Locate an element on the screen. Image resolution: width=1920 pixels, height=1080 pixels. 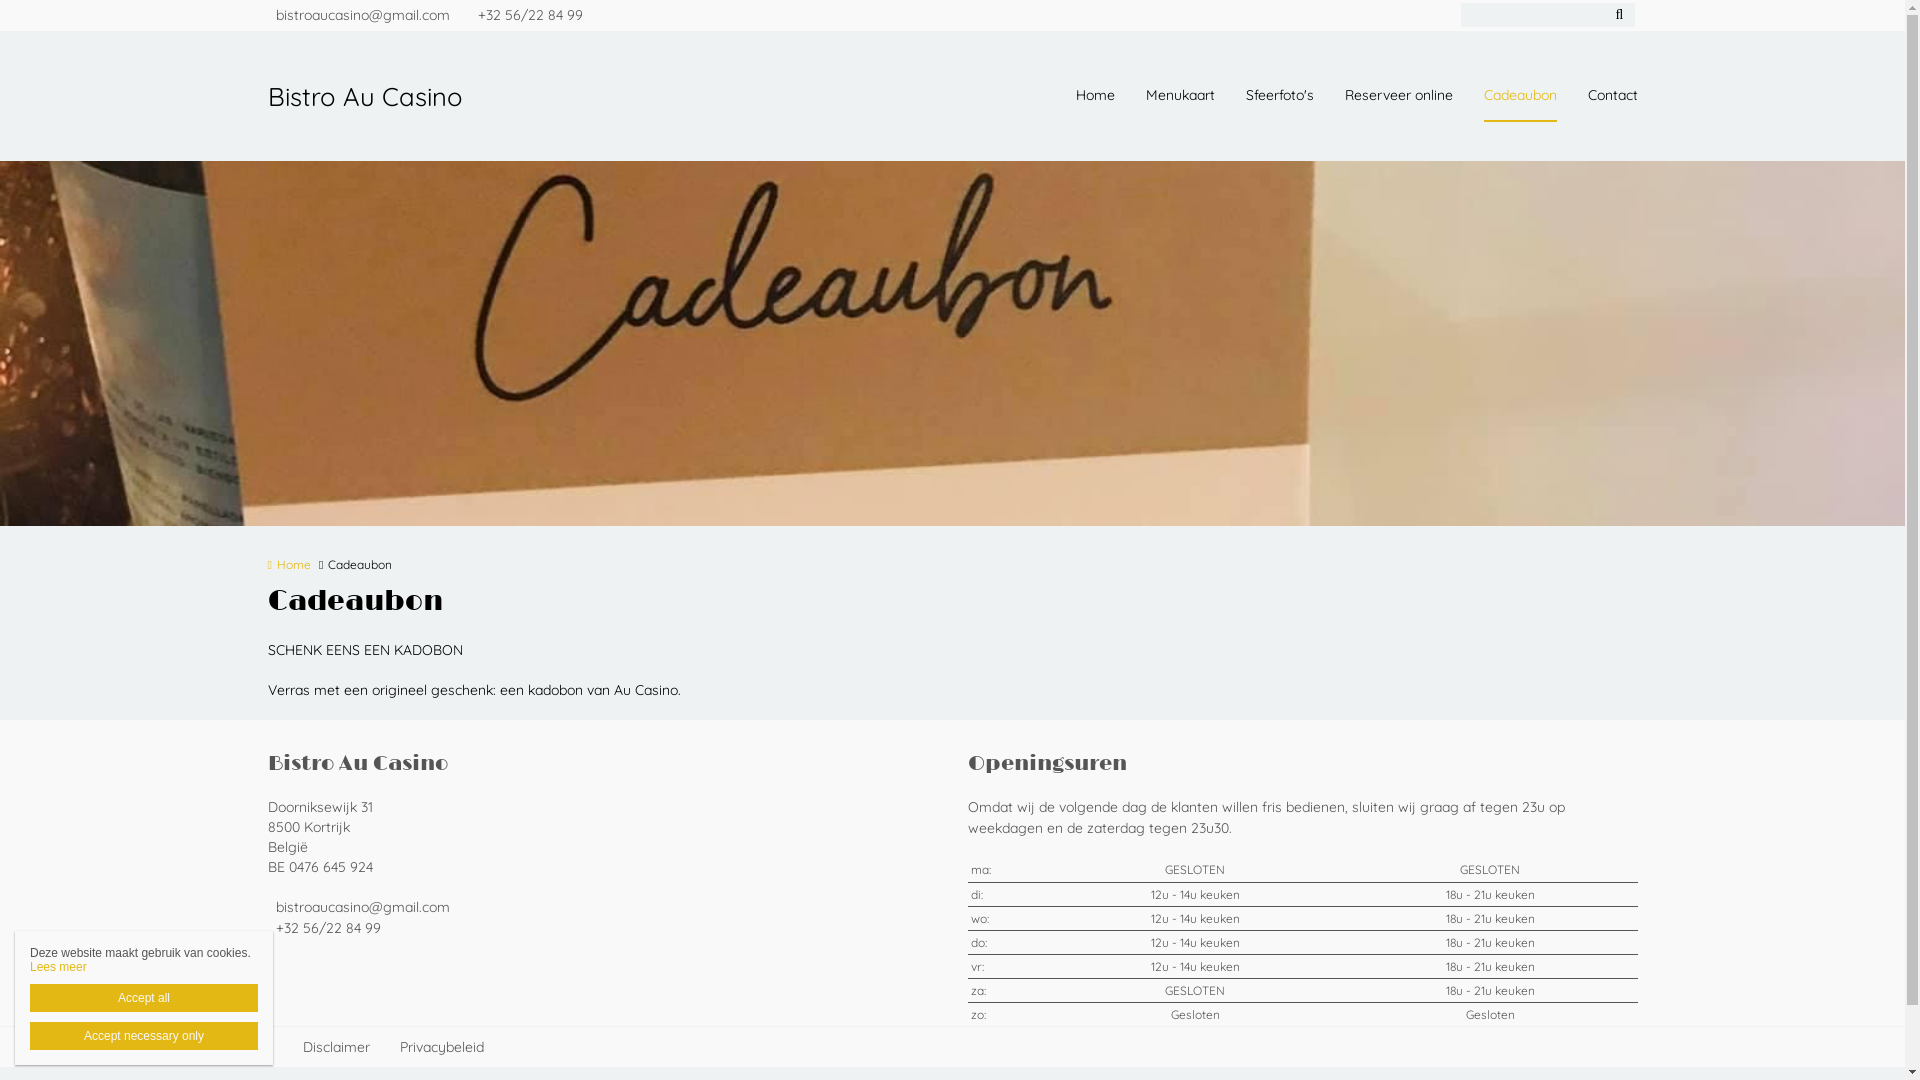
'bistroaucasino@gmail.com' is located at coordinates (267, 15).